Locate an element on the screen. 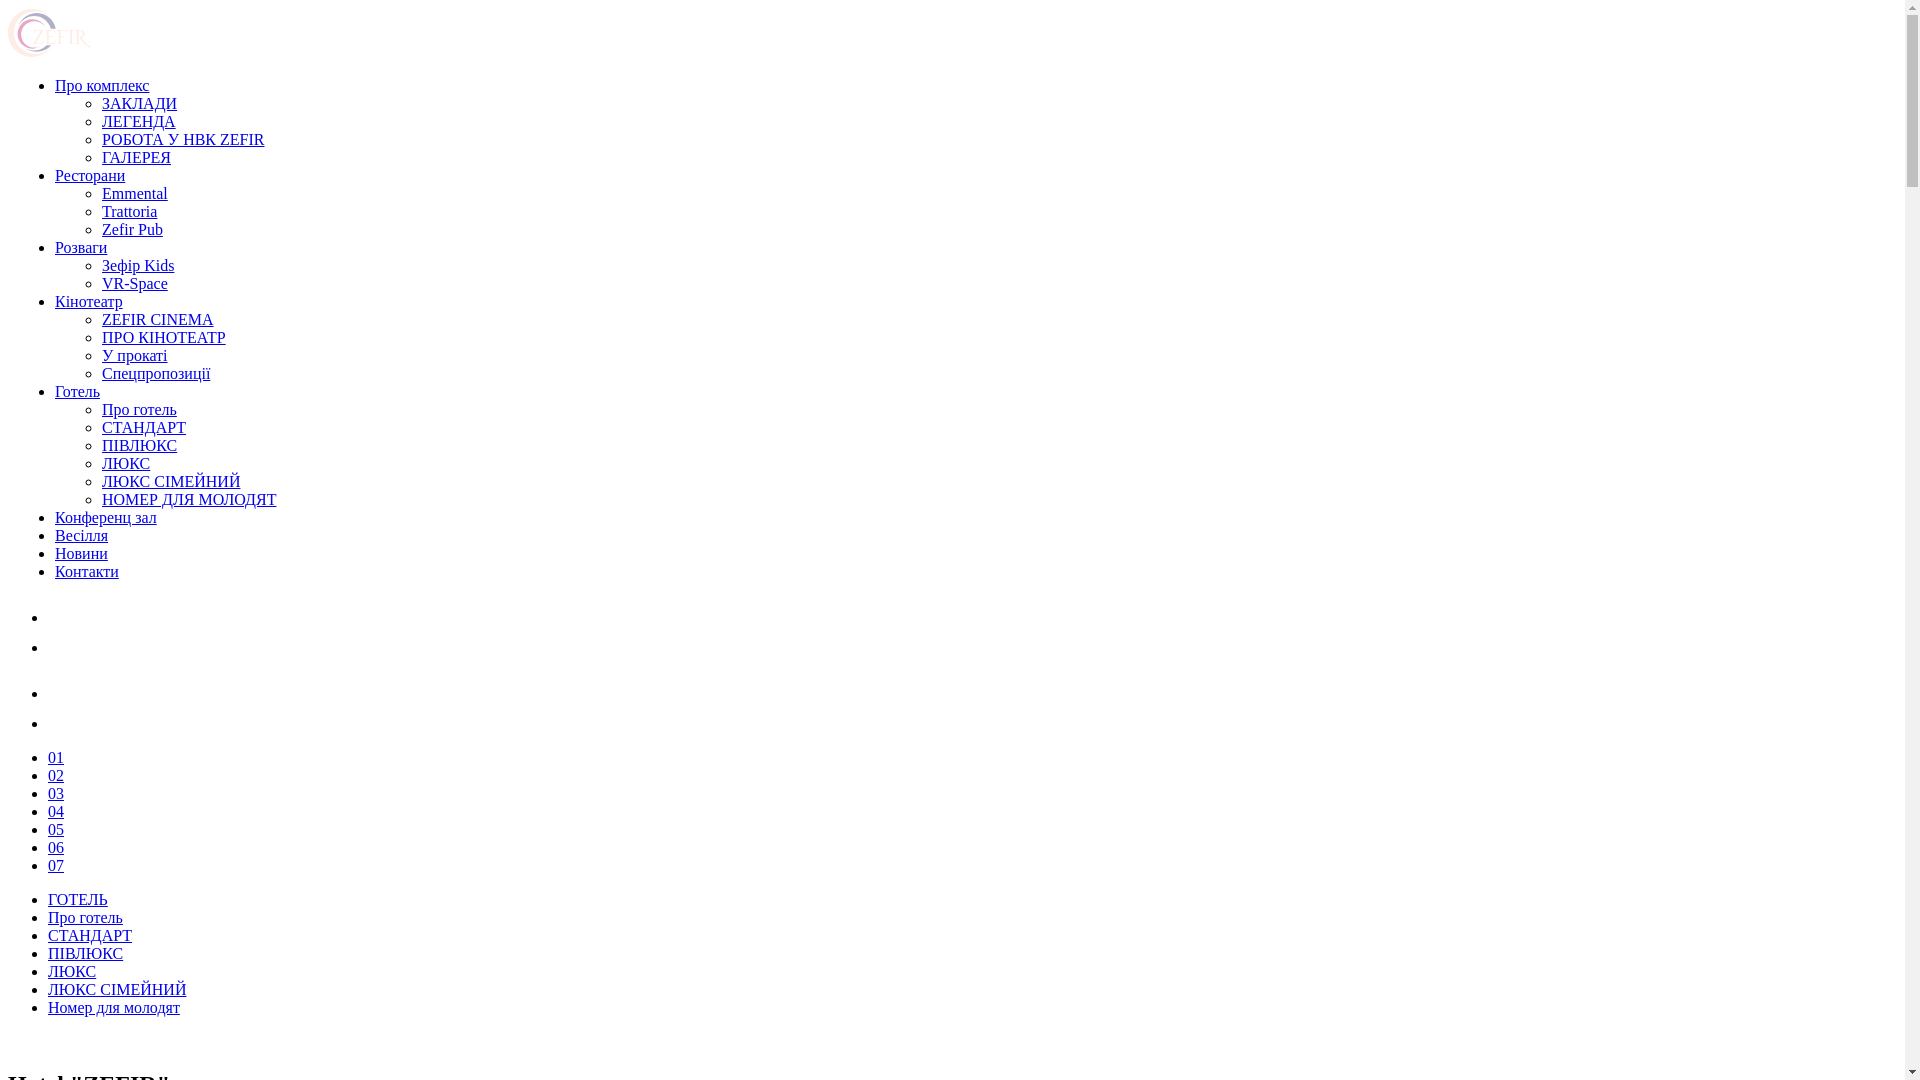 This screenshot has width=1920, height=1080. '04' is located at coordinates (48, 811).